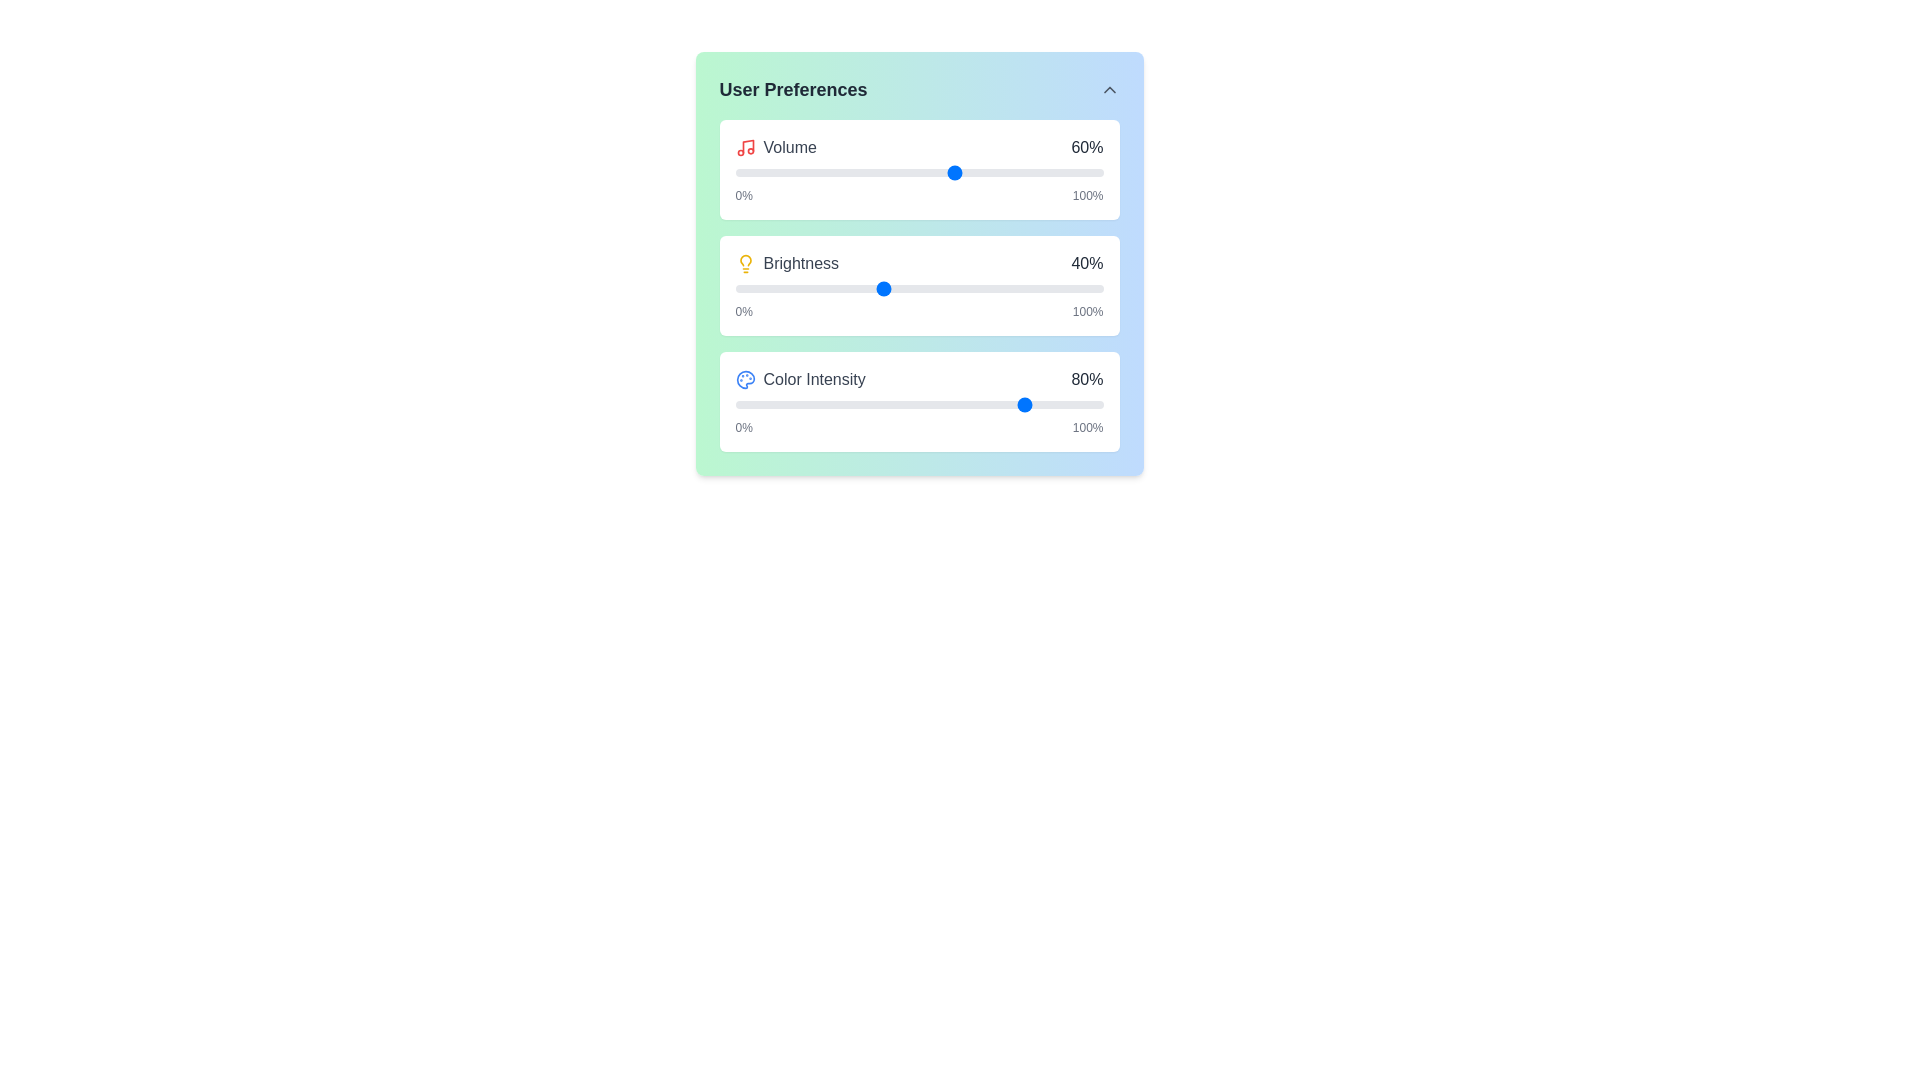 The height and width of the screenshot is (1080, 1920). I want to click on the volume, so click(1037, 172).